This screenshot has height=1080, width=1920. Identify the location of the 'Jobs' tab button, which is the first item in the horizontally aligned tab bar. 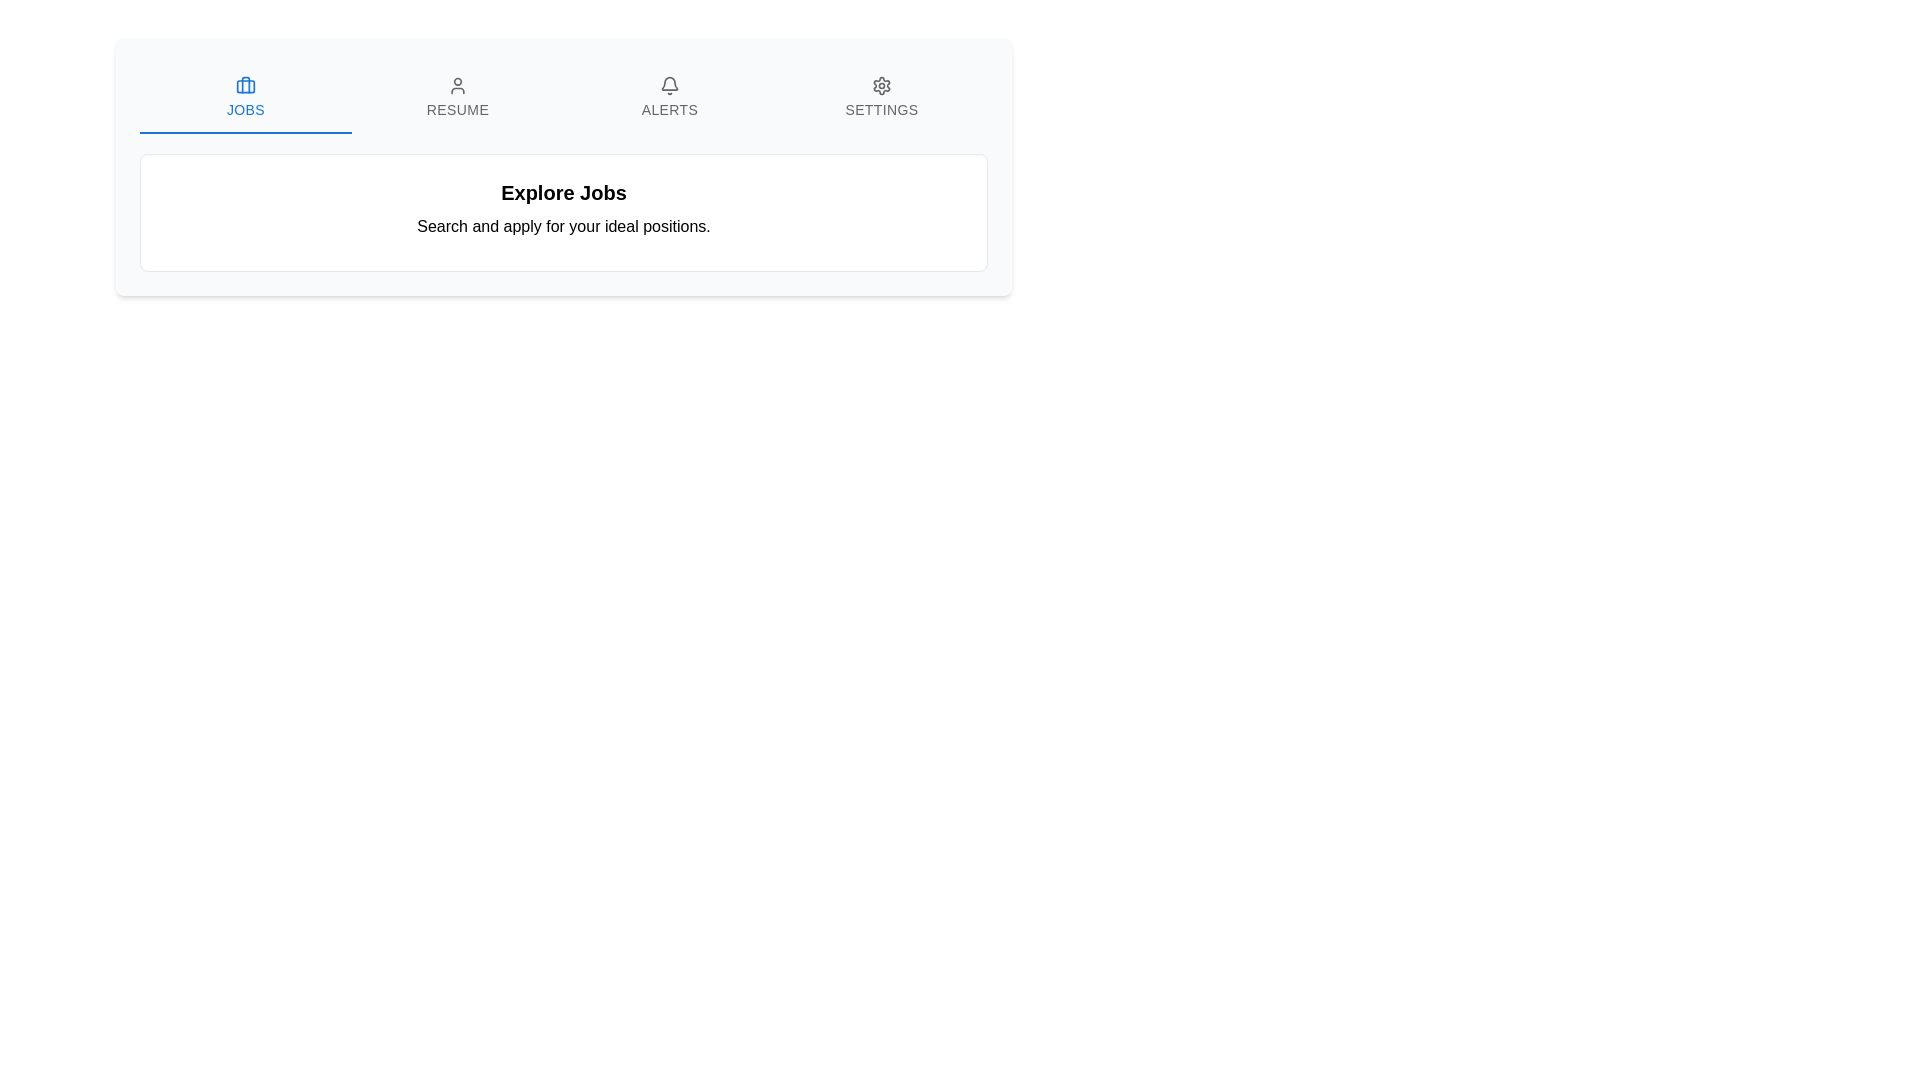
(244, 97).